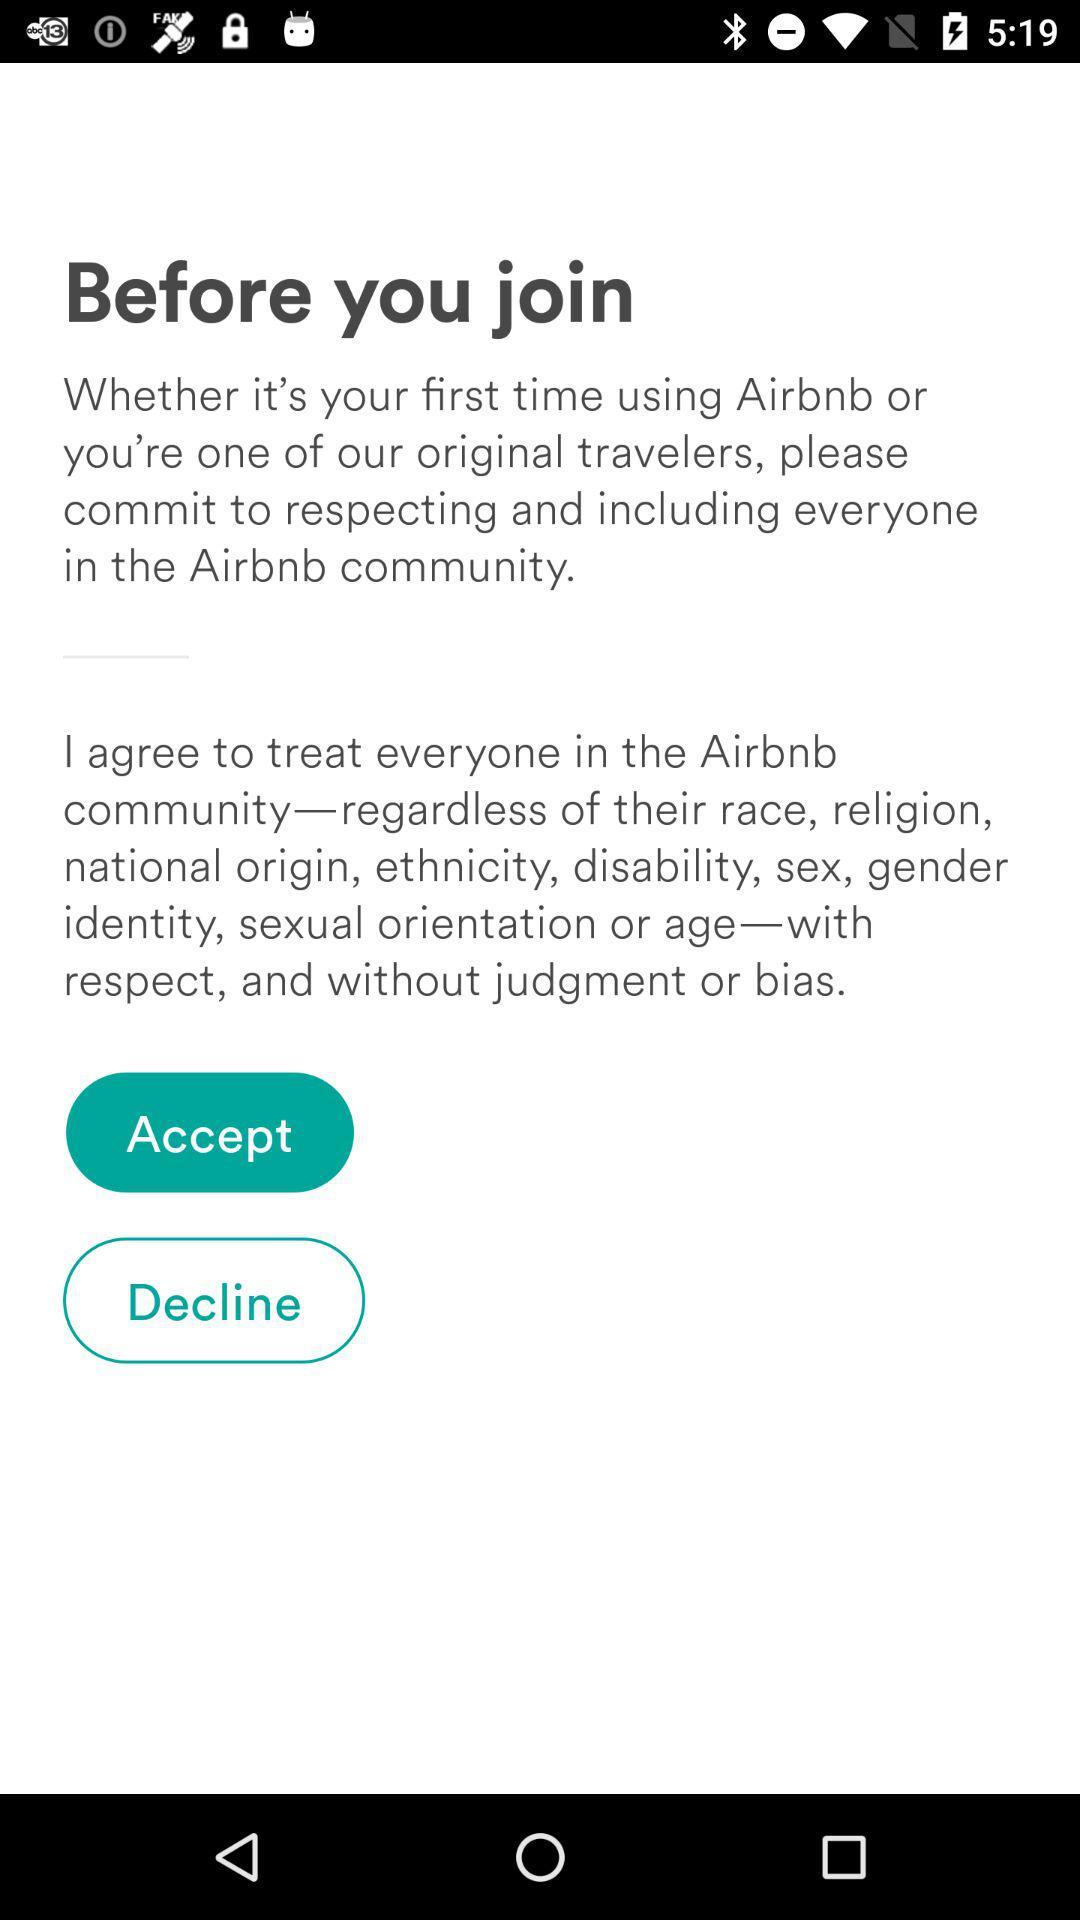 This screenshot has width=1080, height=1920. What do you see at coordinates (209, 1132) in the screenshot?
I see `the icon below i agree to item` at bounding box center [209, 1132].